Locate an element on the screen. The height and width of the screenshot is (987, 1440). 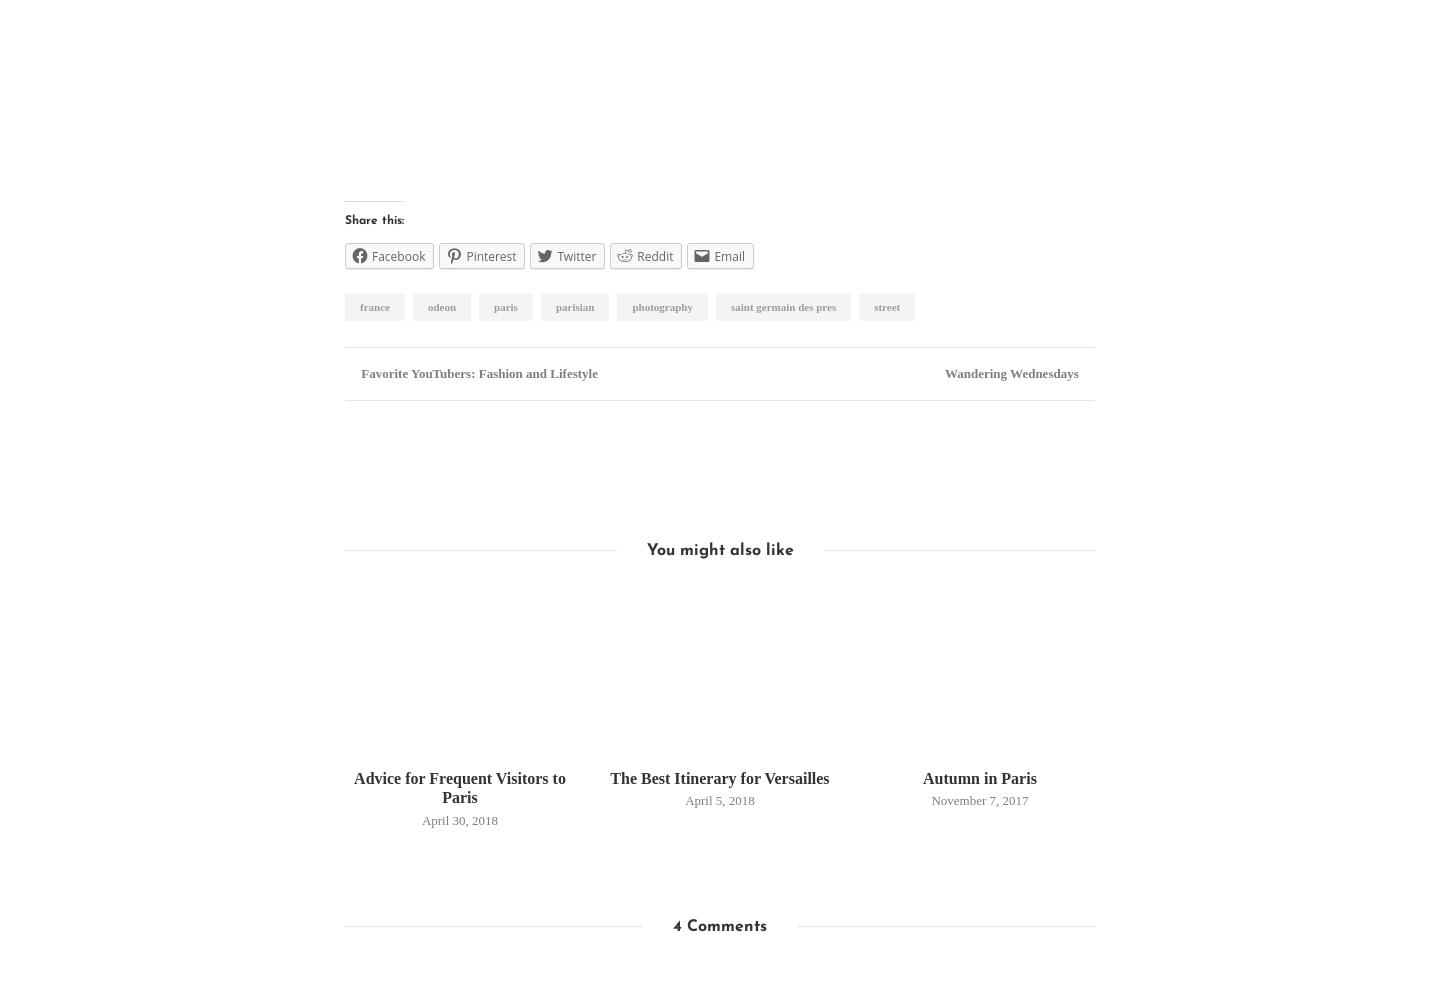
'I'm a Californian in my mid-twenties who studied Art History and lived in France for 3 years. I blog honestly about my travels, share my thoughts on life, and get poetic about art and photography. I also sell prints of my photographs on Etsy.' is located at coordinates (752, 522).